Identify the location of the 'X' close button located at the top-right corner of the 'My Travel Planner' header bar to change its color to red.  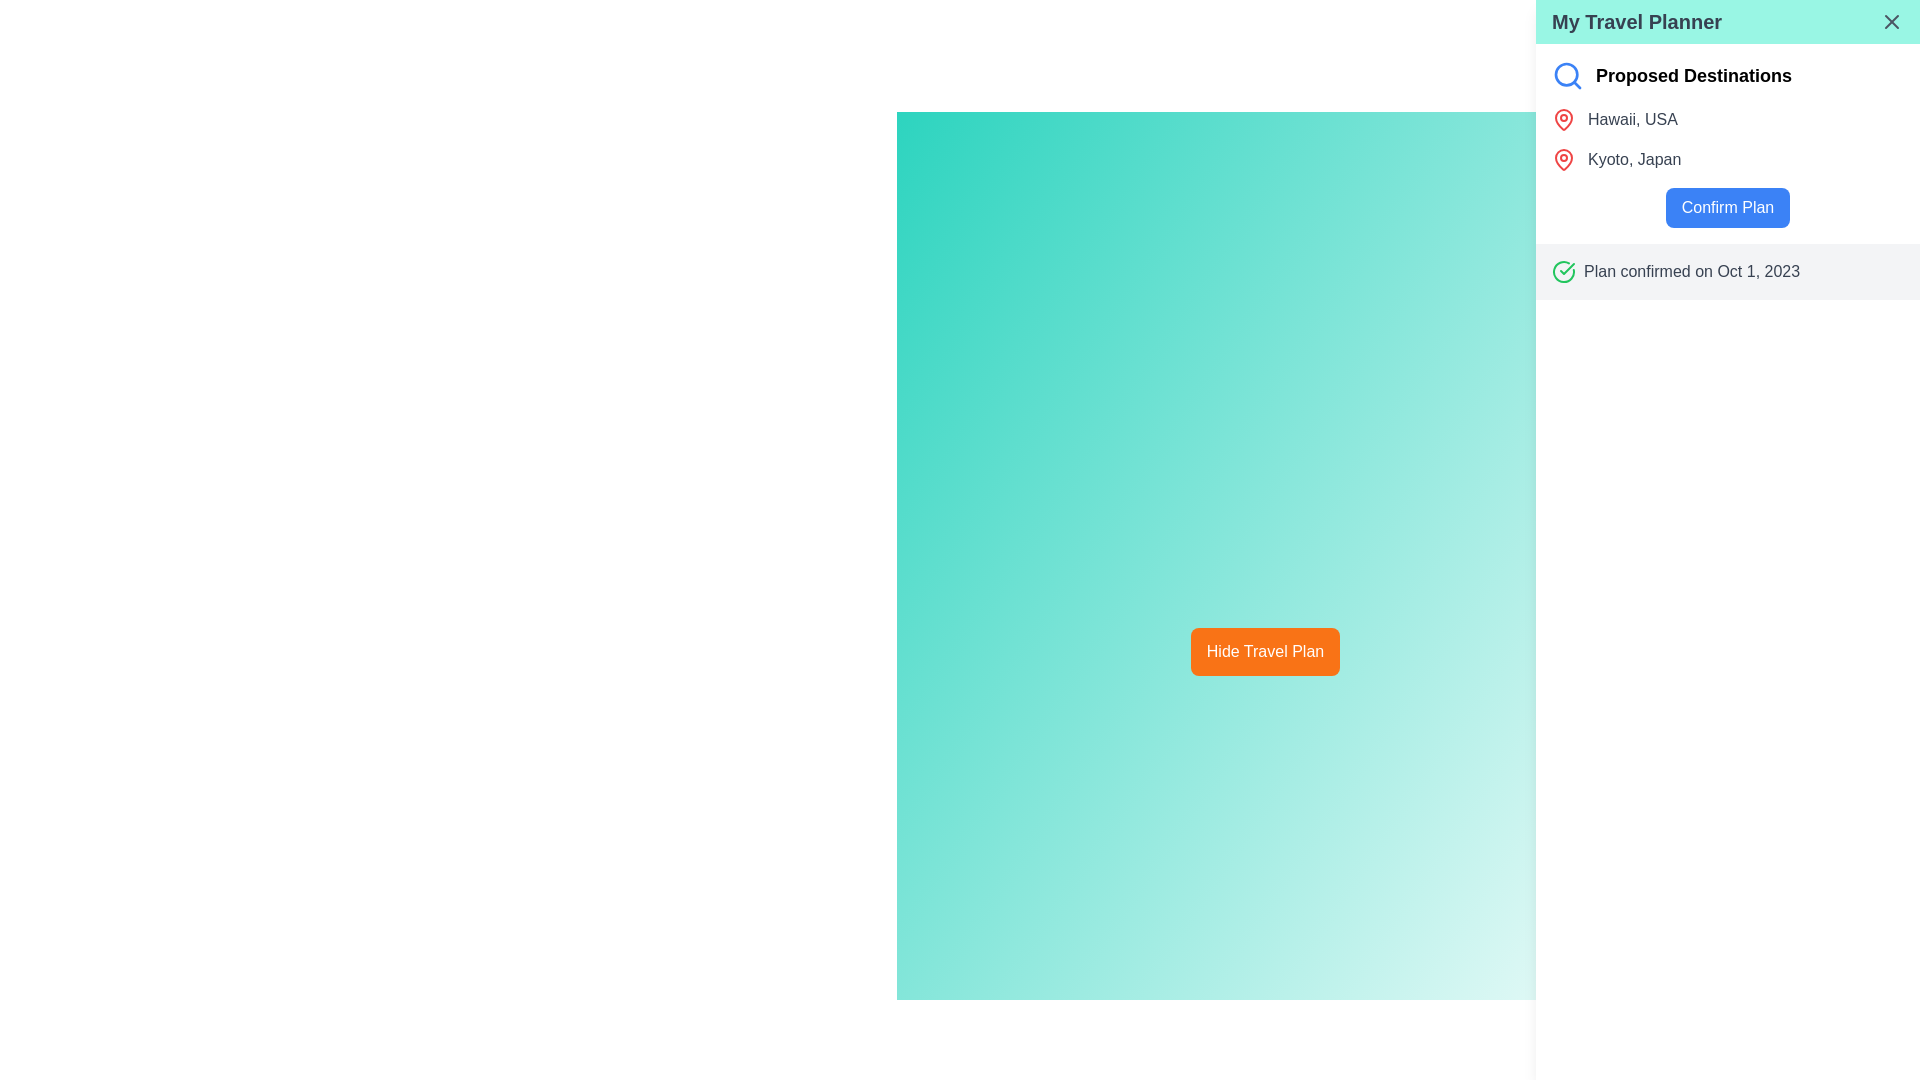
(1890, 22).